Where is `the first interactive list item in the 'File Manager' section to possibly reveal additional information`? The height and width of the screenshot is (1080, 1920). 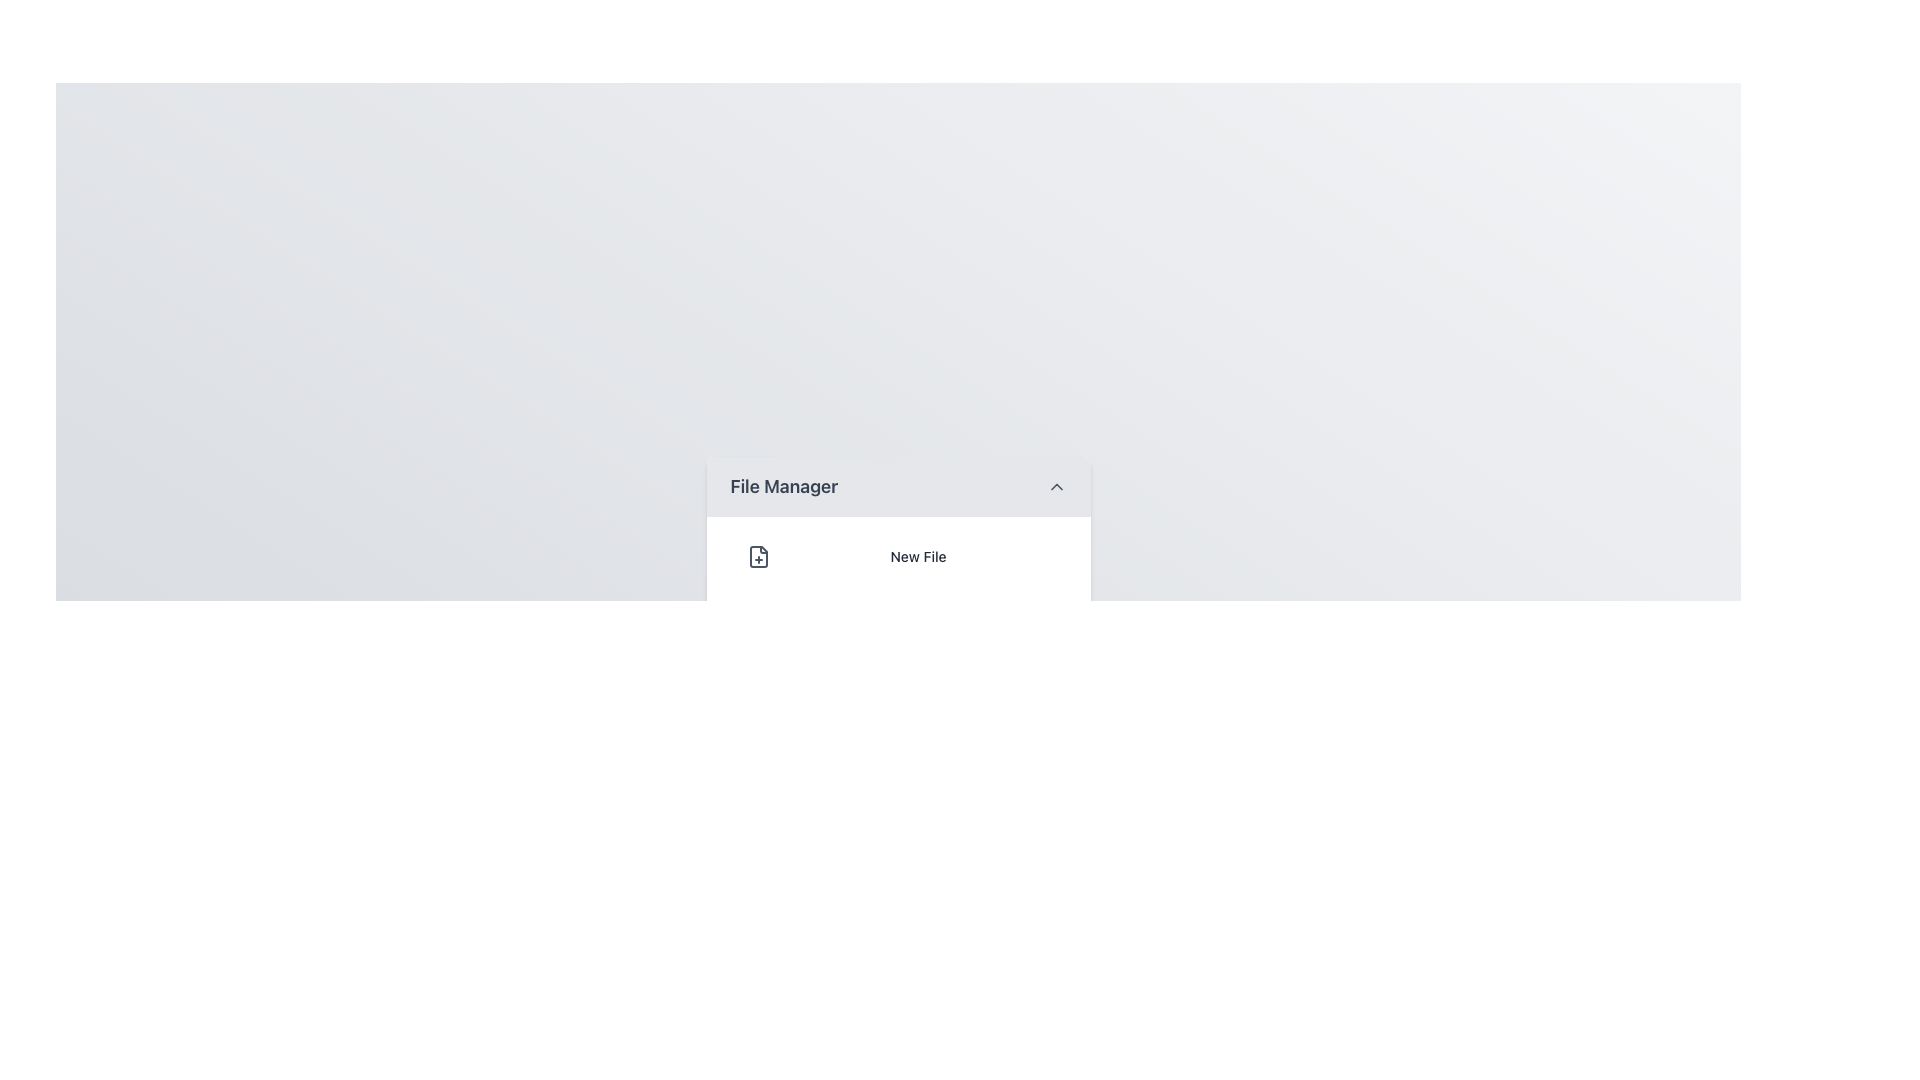
the first interactive list item in the 'File Manager' section to possibly reveal additional information is located at coordinates (897, 556).